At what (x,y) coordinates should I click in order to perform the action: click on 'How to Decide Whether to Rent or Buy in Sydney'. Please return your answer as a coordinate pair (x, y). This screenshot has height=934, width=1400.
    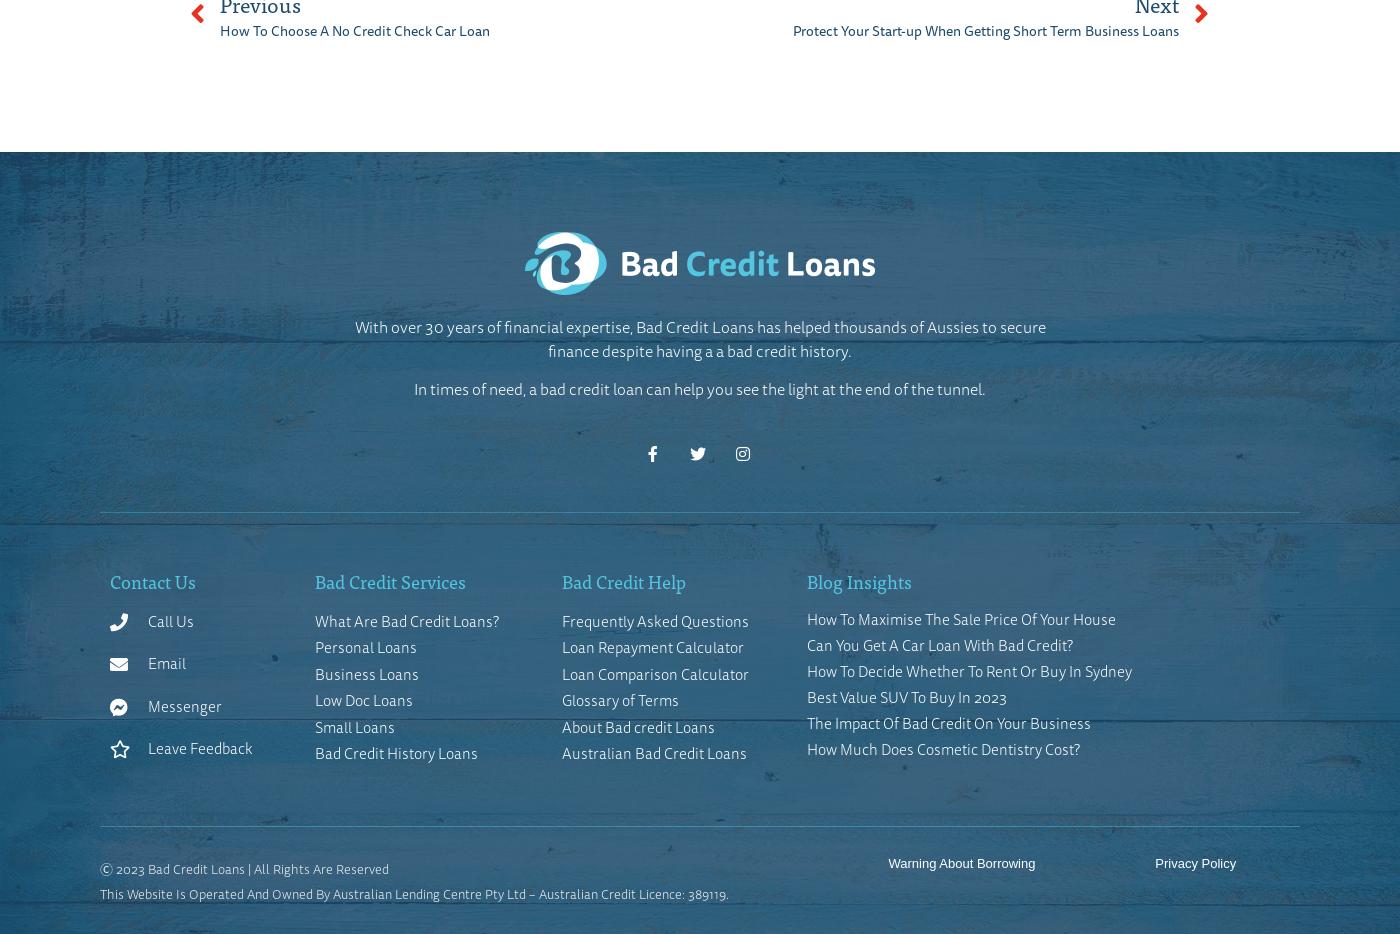
    Looking at the image, I should click on (968, 669).